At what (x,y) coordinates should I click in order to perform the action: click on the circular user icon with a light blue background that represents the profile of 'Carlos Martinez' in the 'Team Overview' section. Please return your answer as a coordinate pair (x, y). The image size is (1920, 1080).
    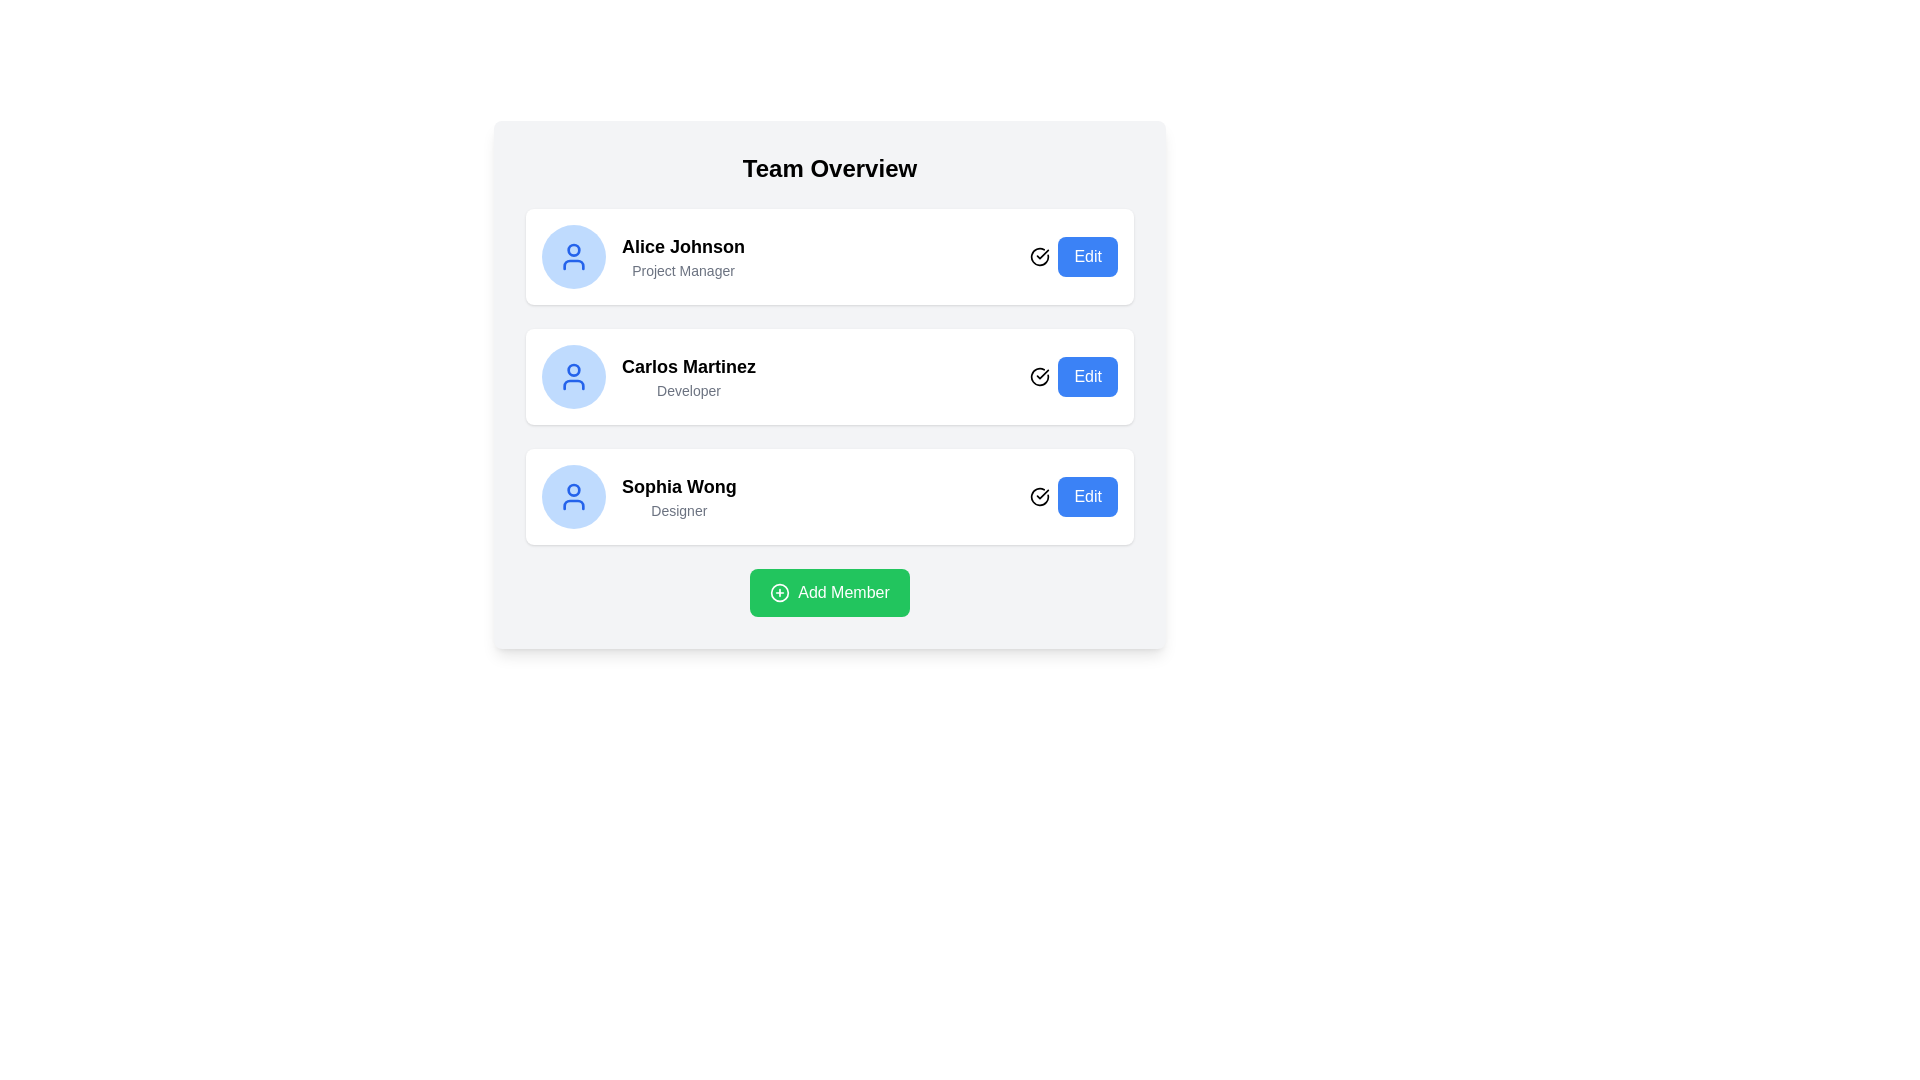
    Looking at the image, I should click on (573, 377).